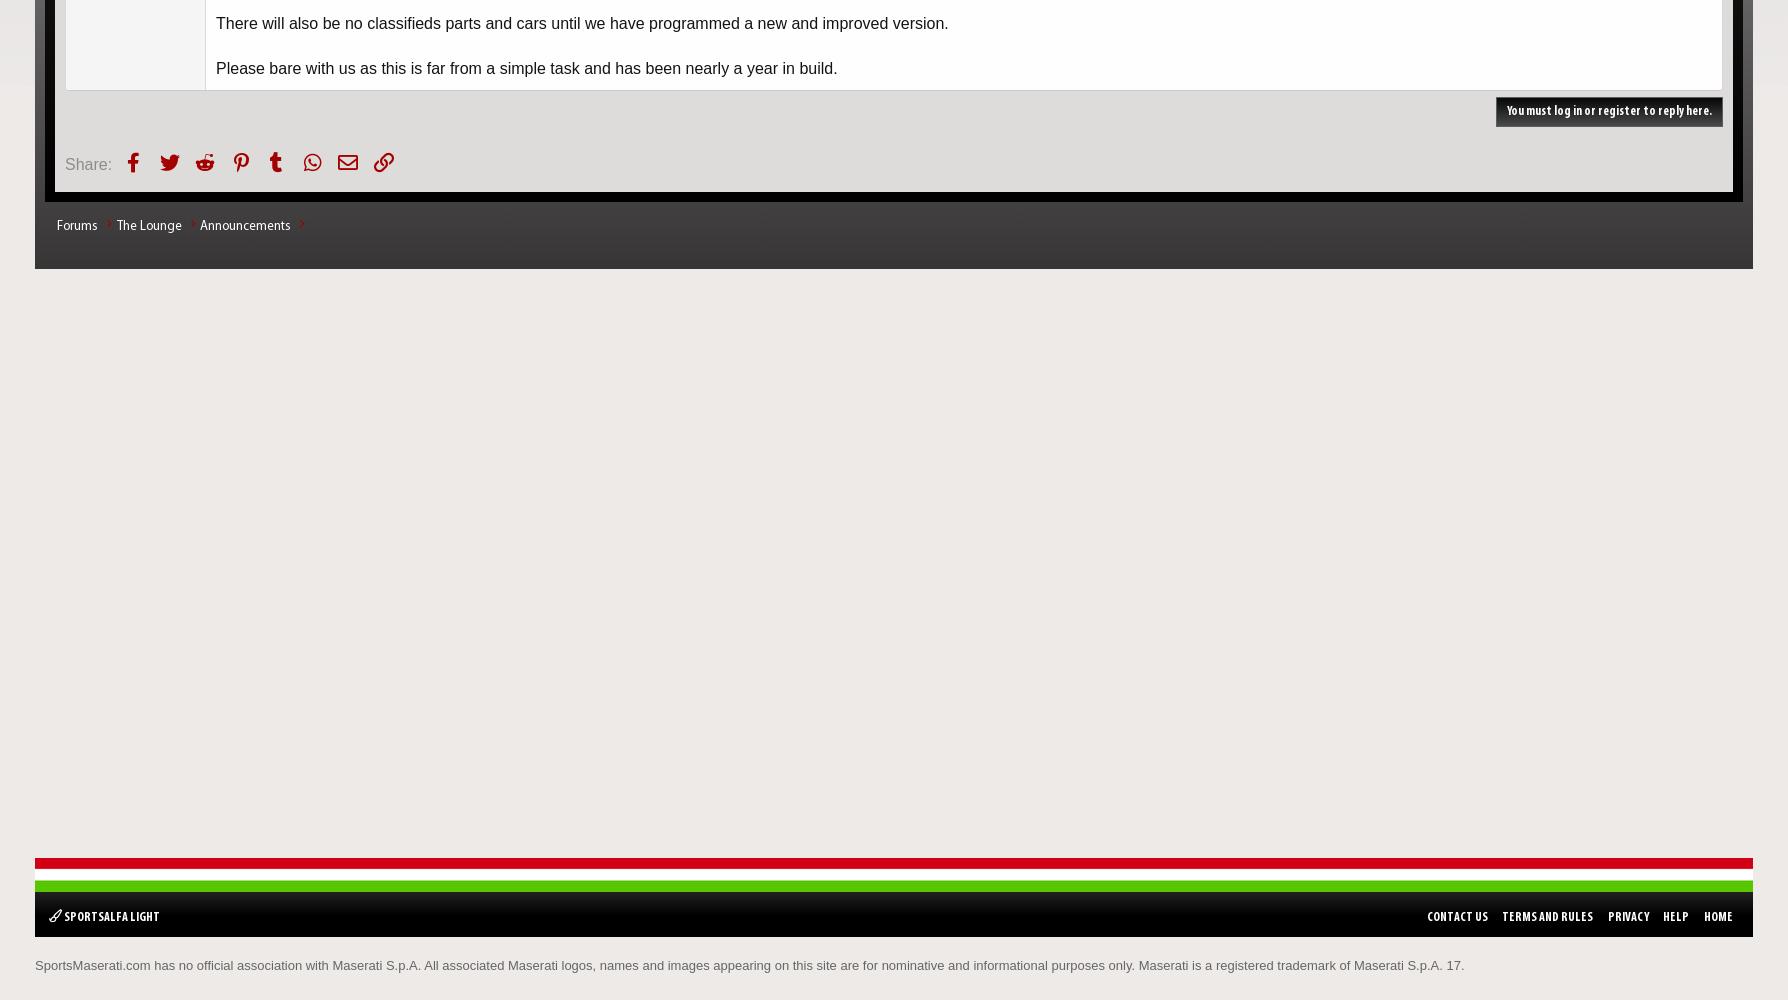 This screenshot has width=1788, height=1000. What do you see at coordinates (111, 916) in the screenshot?
I see `'SportsAlfa LIGHT'` at bounding box center [111, 916].